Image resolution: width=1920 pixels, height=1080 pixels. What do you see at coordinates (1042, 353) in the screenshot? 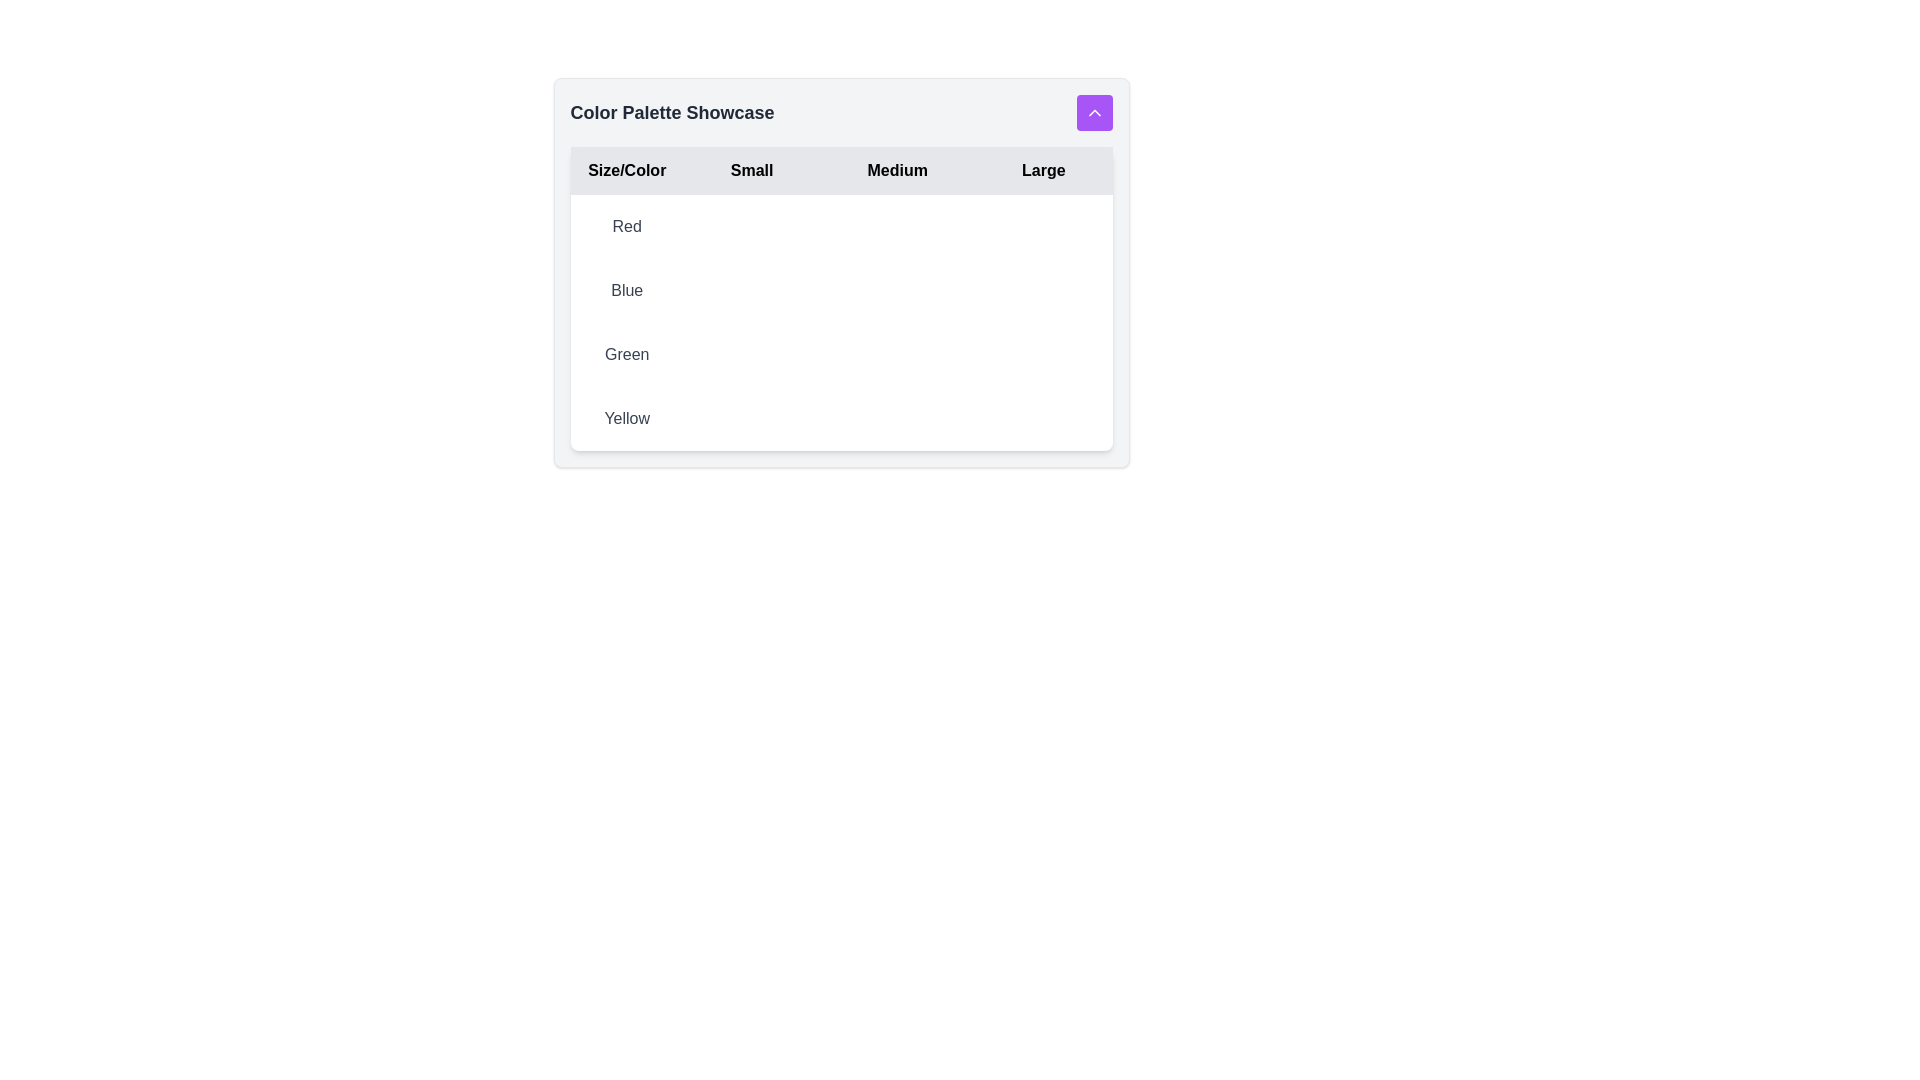
I see `the button-like component with a rounded full shape and a green background displaying 'Code Large', located in the 'Large' column next to the 'Green' row` at bounding box center [1042, 353].